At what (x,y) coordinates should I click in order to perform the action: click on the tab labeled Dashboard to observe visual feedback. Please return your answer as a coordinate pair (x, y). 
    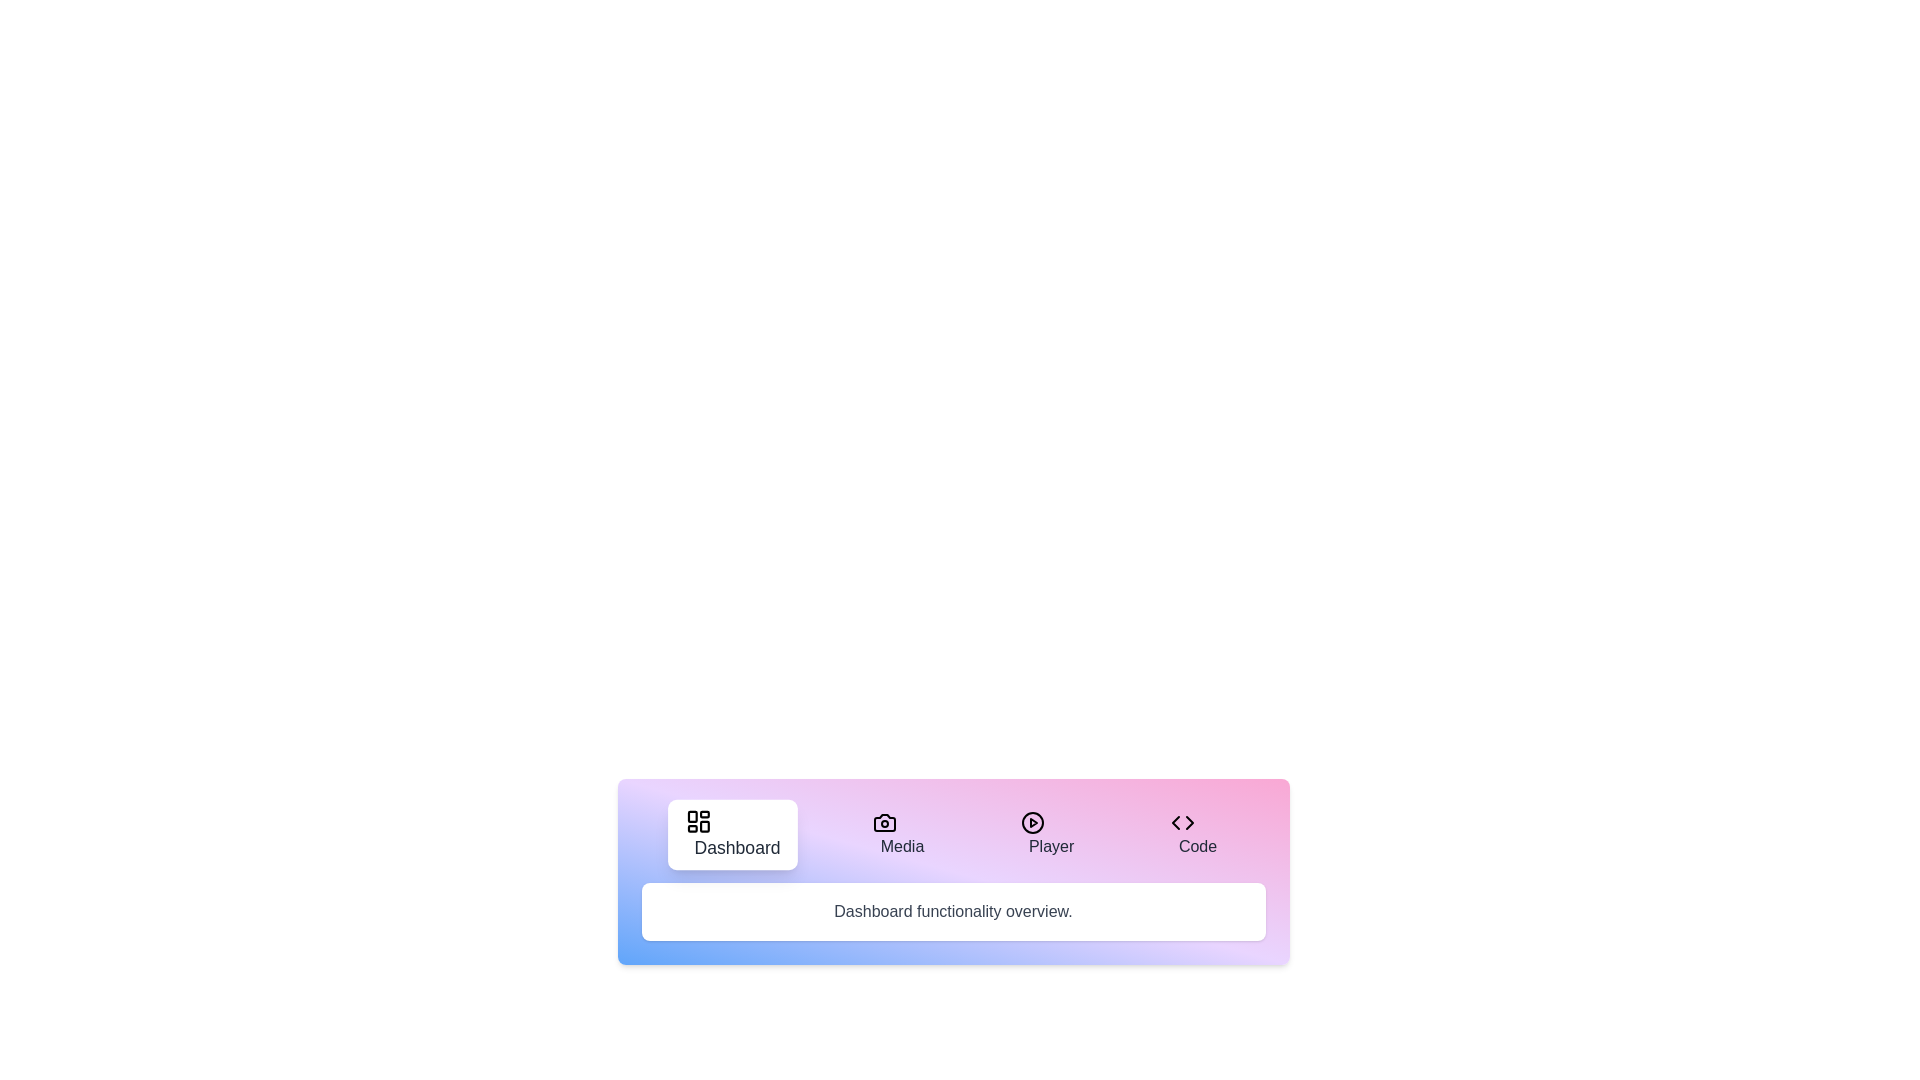
    Looking at the image, I should click on (731, 834).